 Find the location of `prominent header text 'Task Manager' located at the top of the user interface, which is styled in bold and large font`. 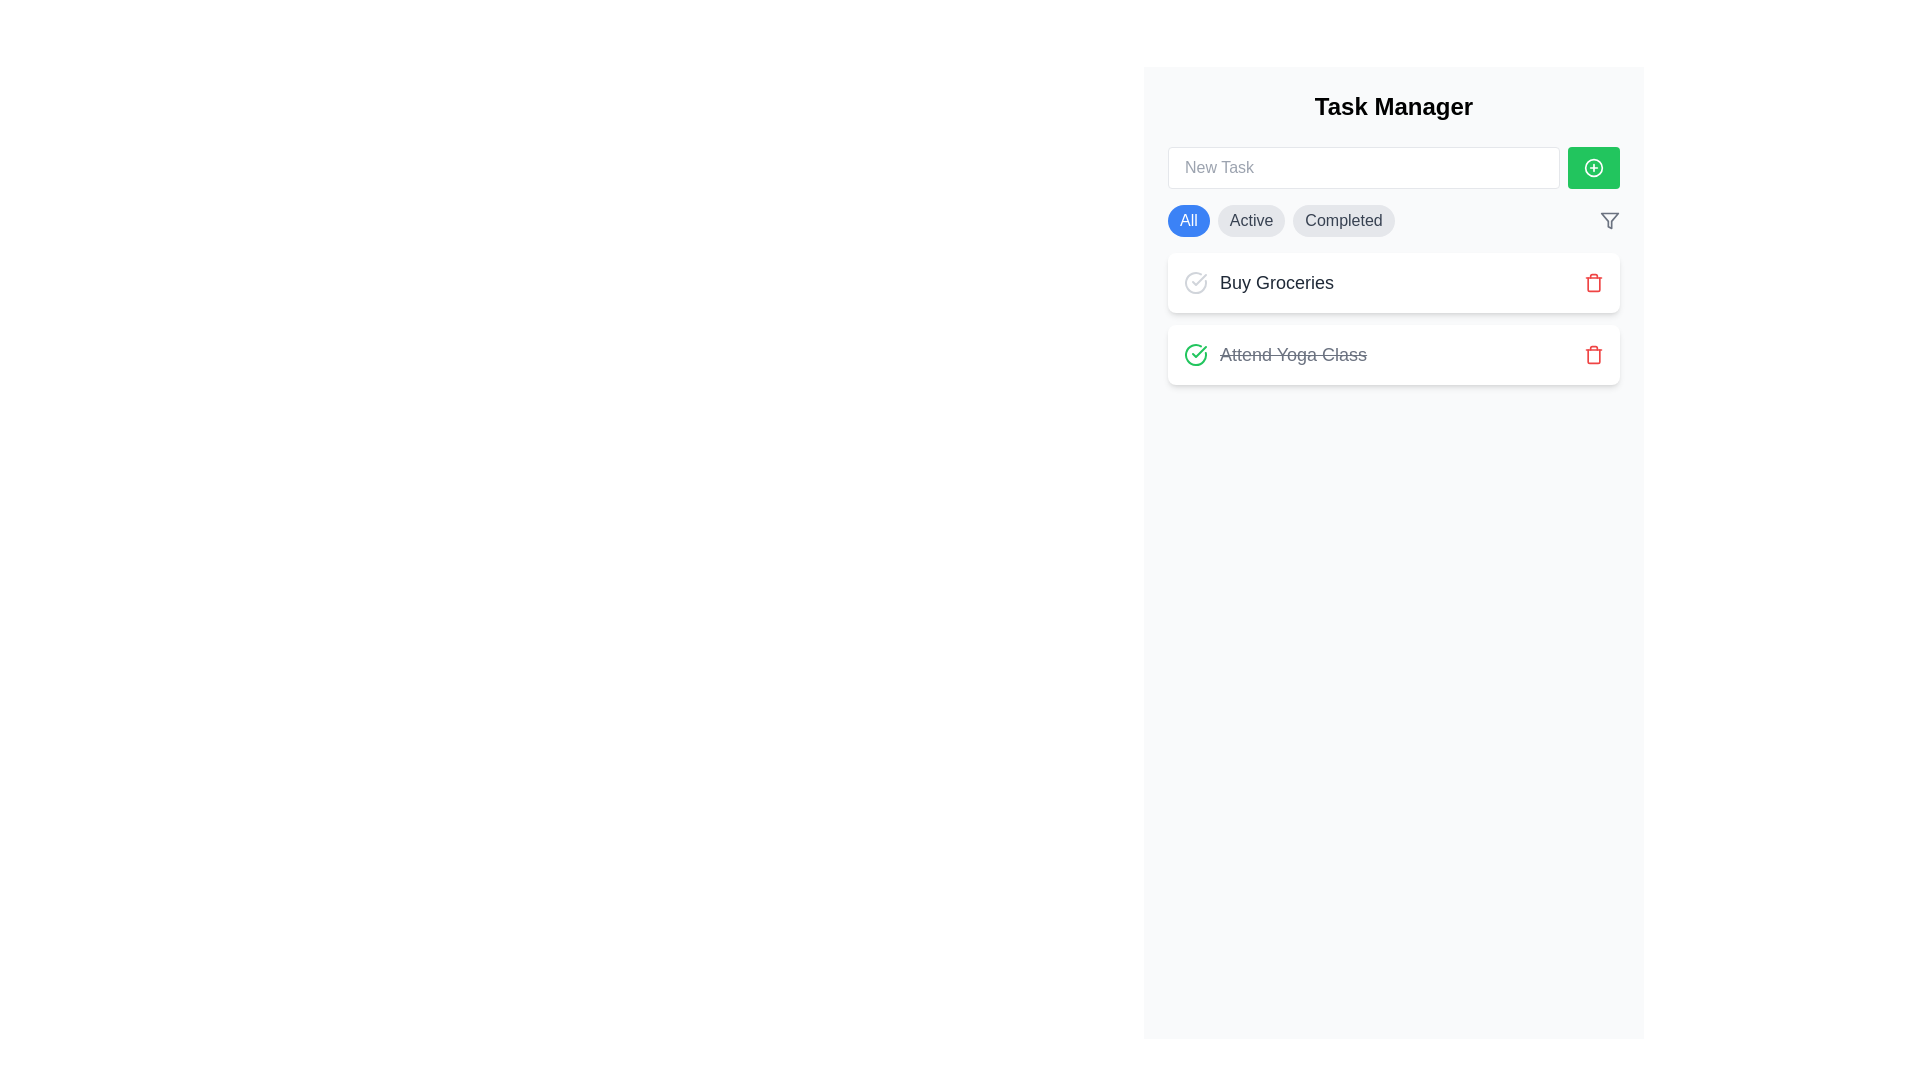

prominent header text 'Task Manager' located at the top of the user interface, which is styled in bold and large font is located at coordinates (1392, 107).